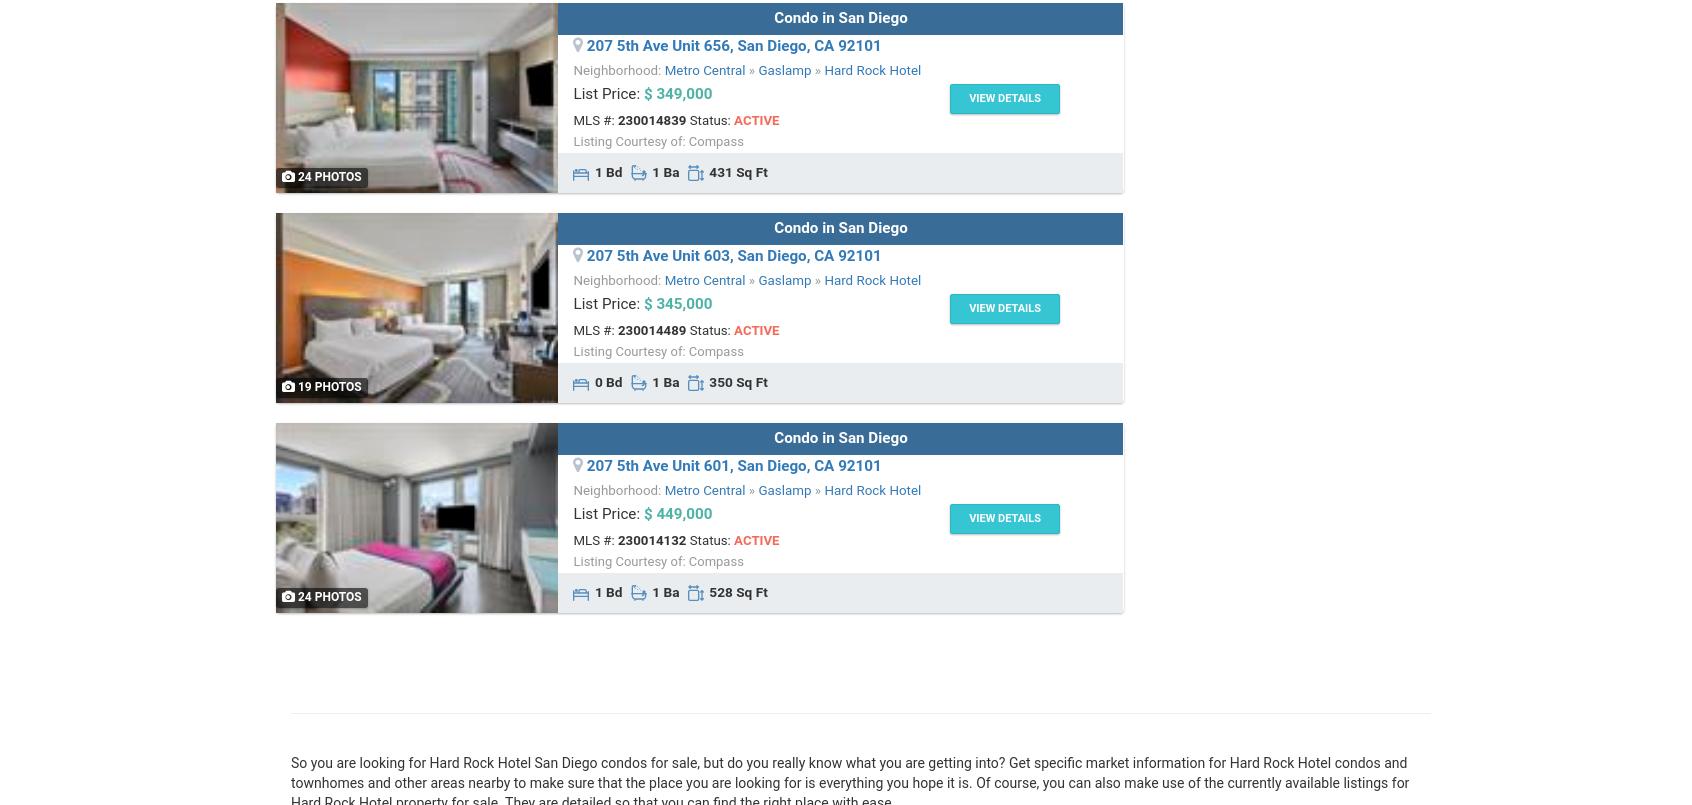  I want to click on '528 Sq Ft', so click(735, 591).